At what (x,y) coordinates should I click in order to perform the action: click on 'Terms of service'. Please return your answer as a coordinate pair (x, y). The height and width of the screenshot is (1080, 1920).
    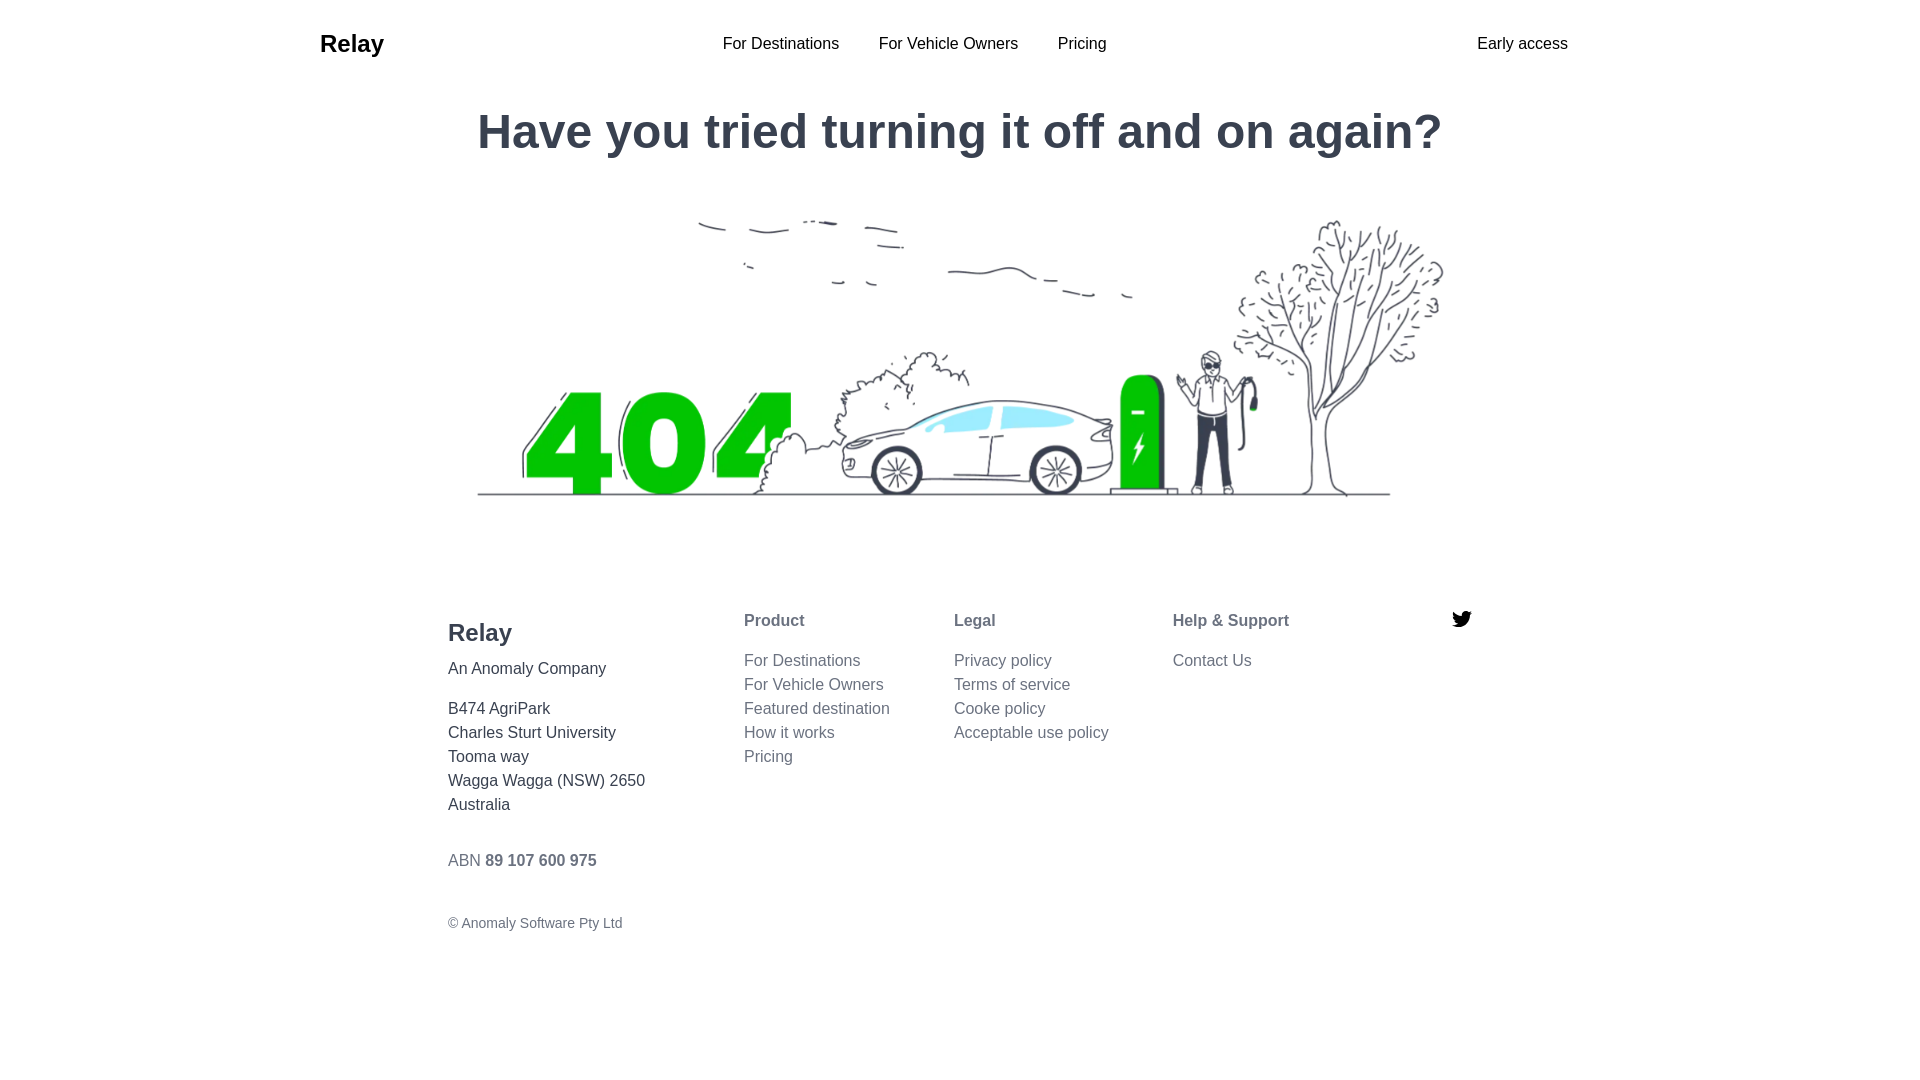
    Looking at the image, I should click on (953, 683).